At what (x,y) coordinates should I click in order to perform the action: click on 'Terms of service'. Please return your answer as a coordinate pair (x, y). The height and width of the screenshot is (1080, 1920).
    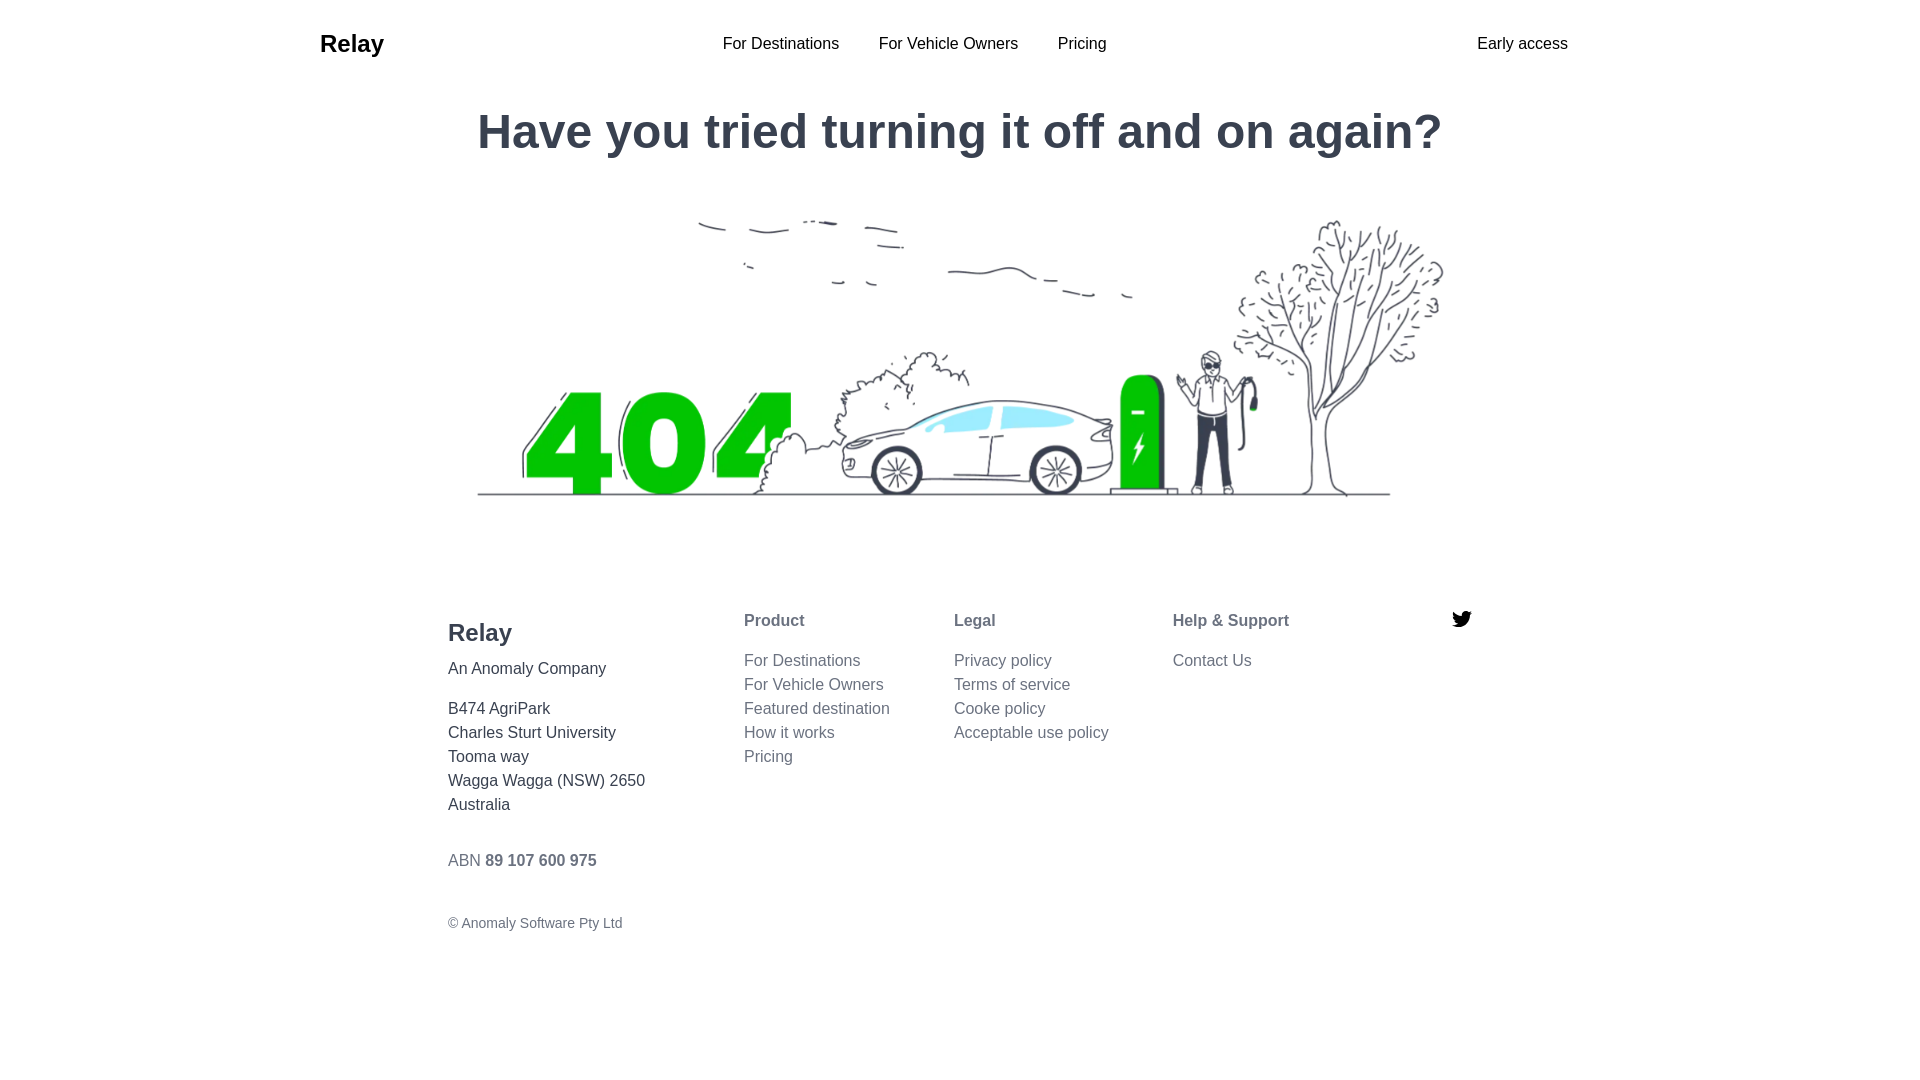
    Looking at the image, I should click on (953, 683).